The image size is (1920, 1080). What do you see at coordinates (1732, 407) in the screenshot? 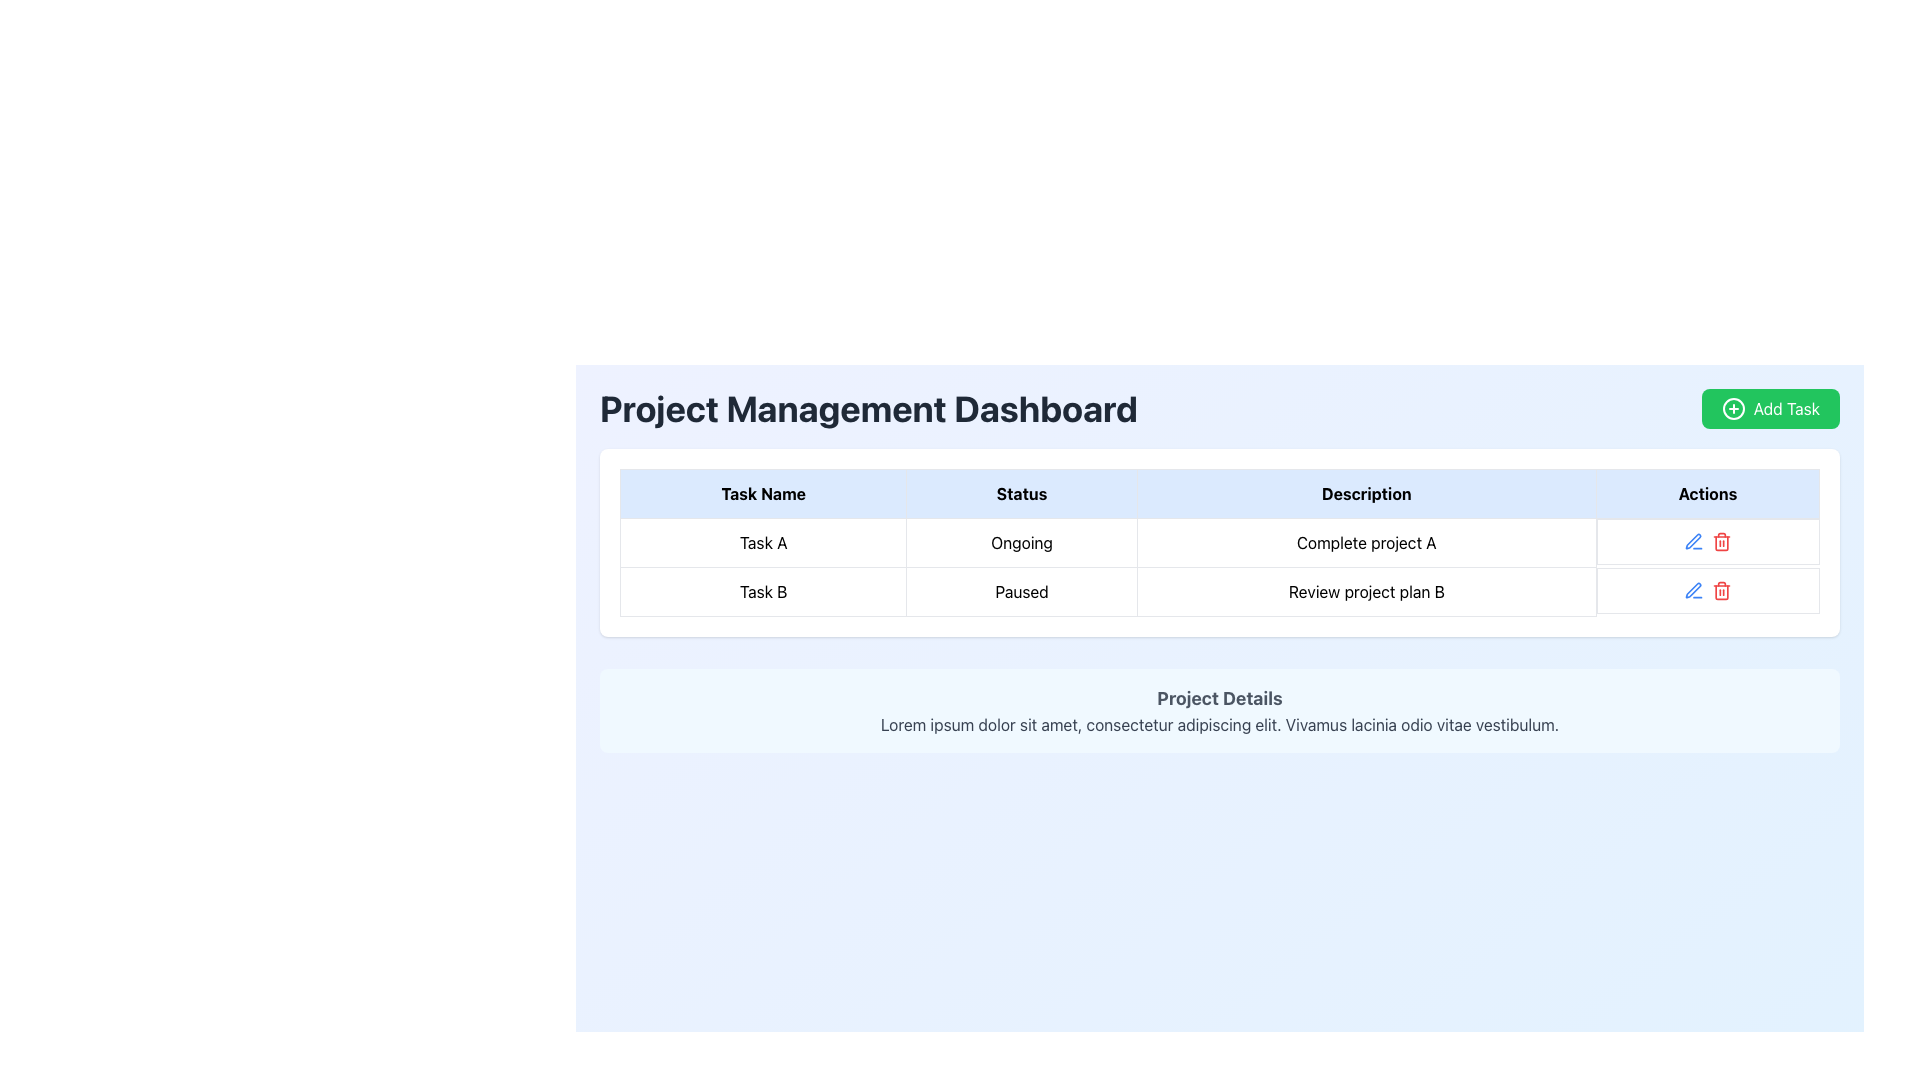
I see `the green circular '+' icon within the 'Add Task' button located in the top-right corner of the interface to potentially see a tooltip or effect` at bounding box center [1732, 407].